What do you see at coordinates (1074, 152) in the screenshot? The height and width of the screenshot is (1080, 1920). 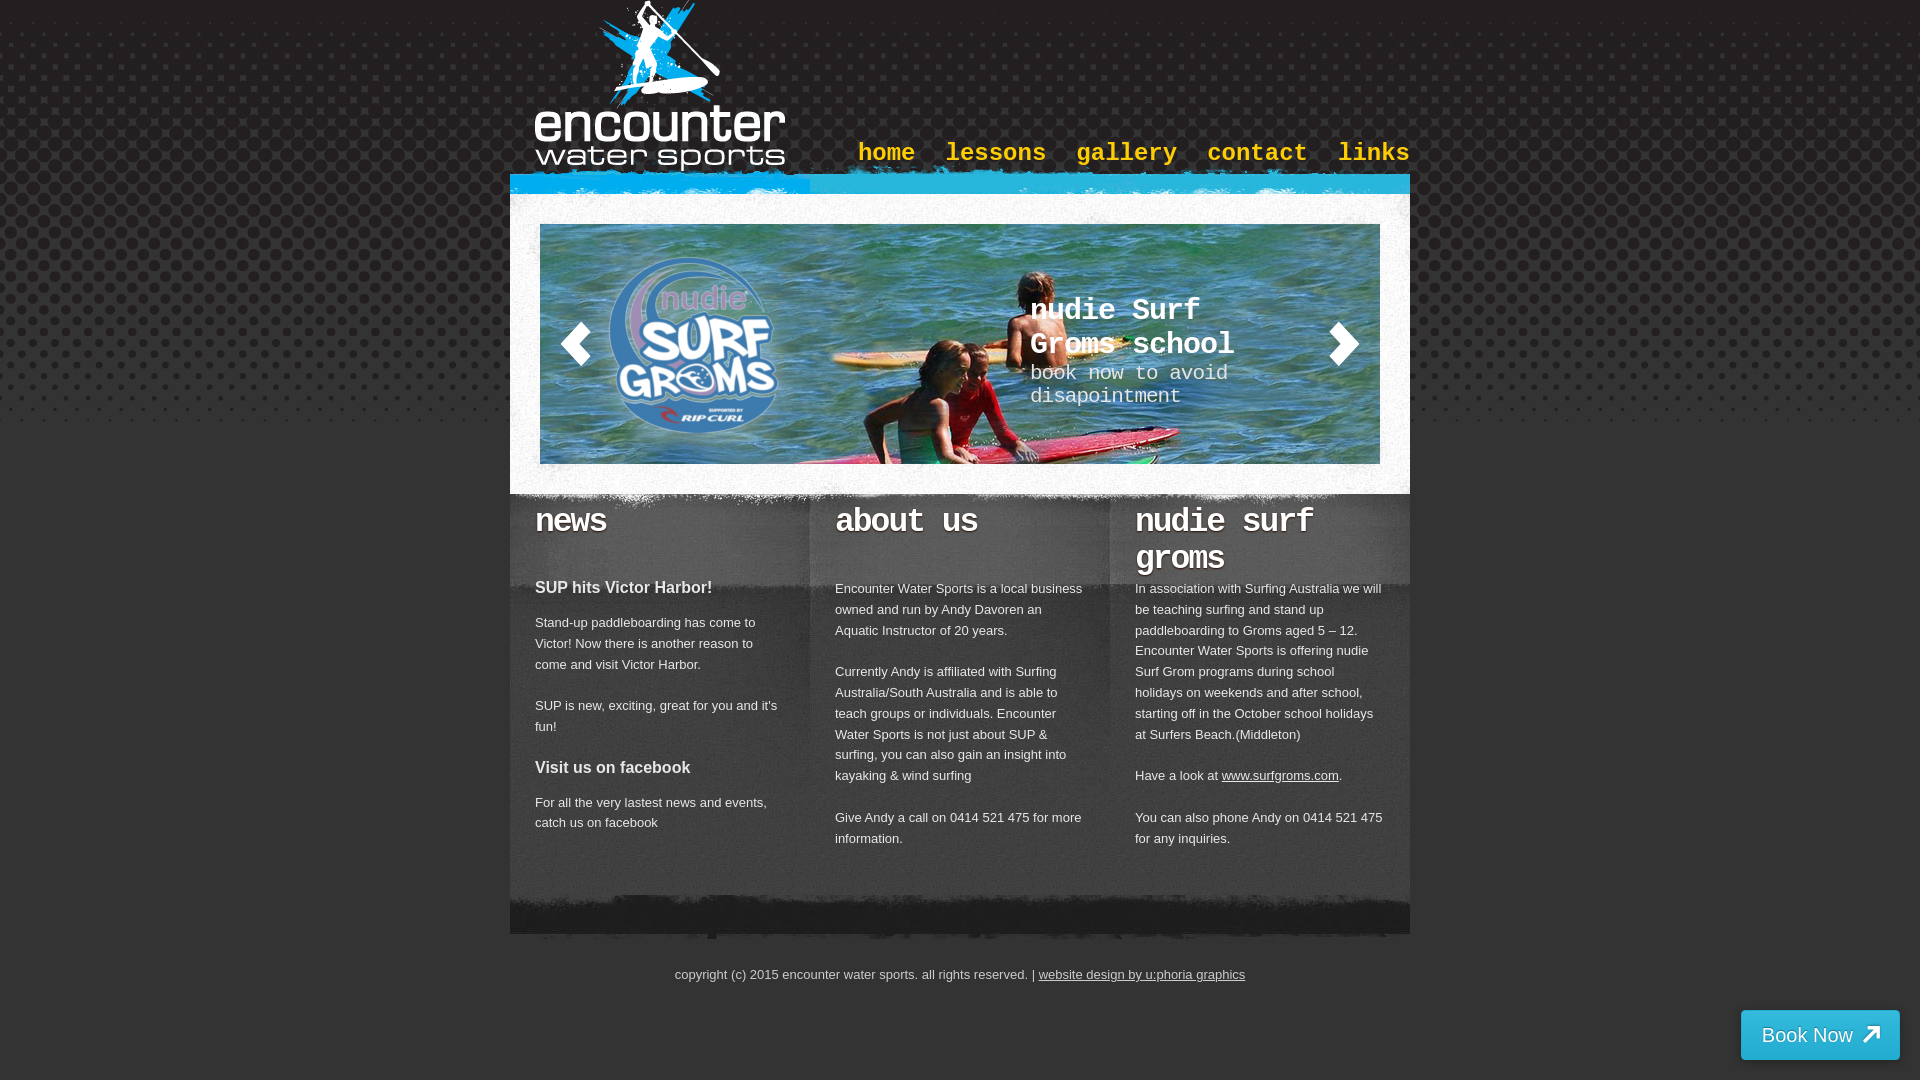 I see `'gallery'` at bounding box center [1074, 152].